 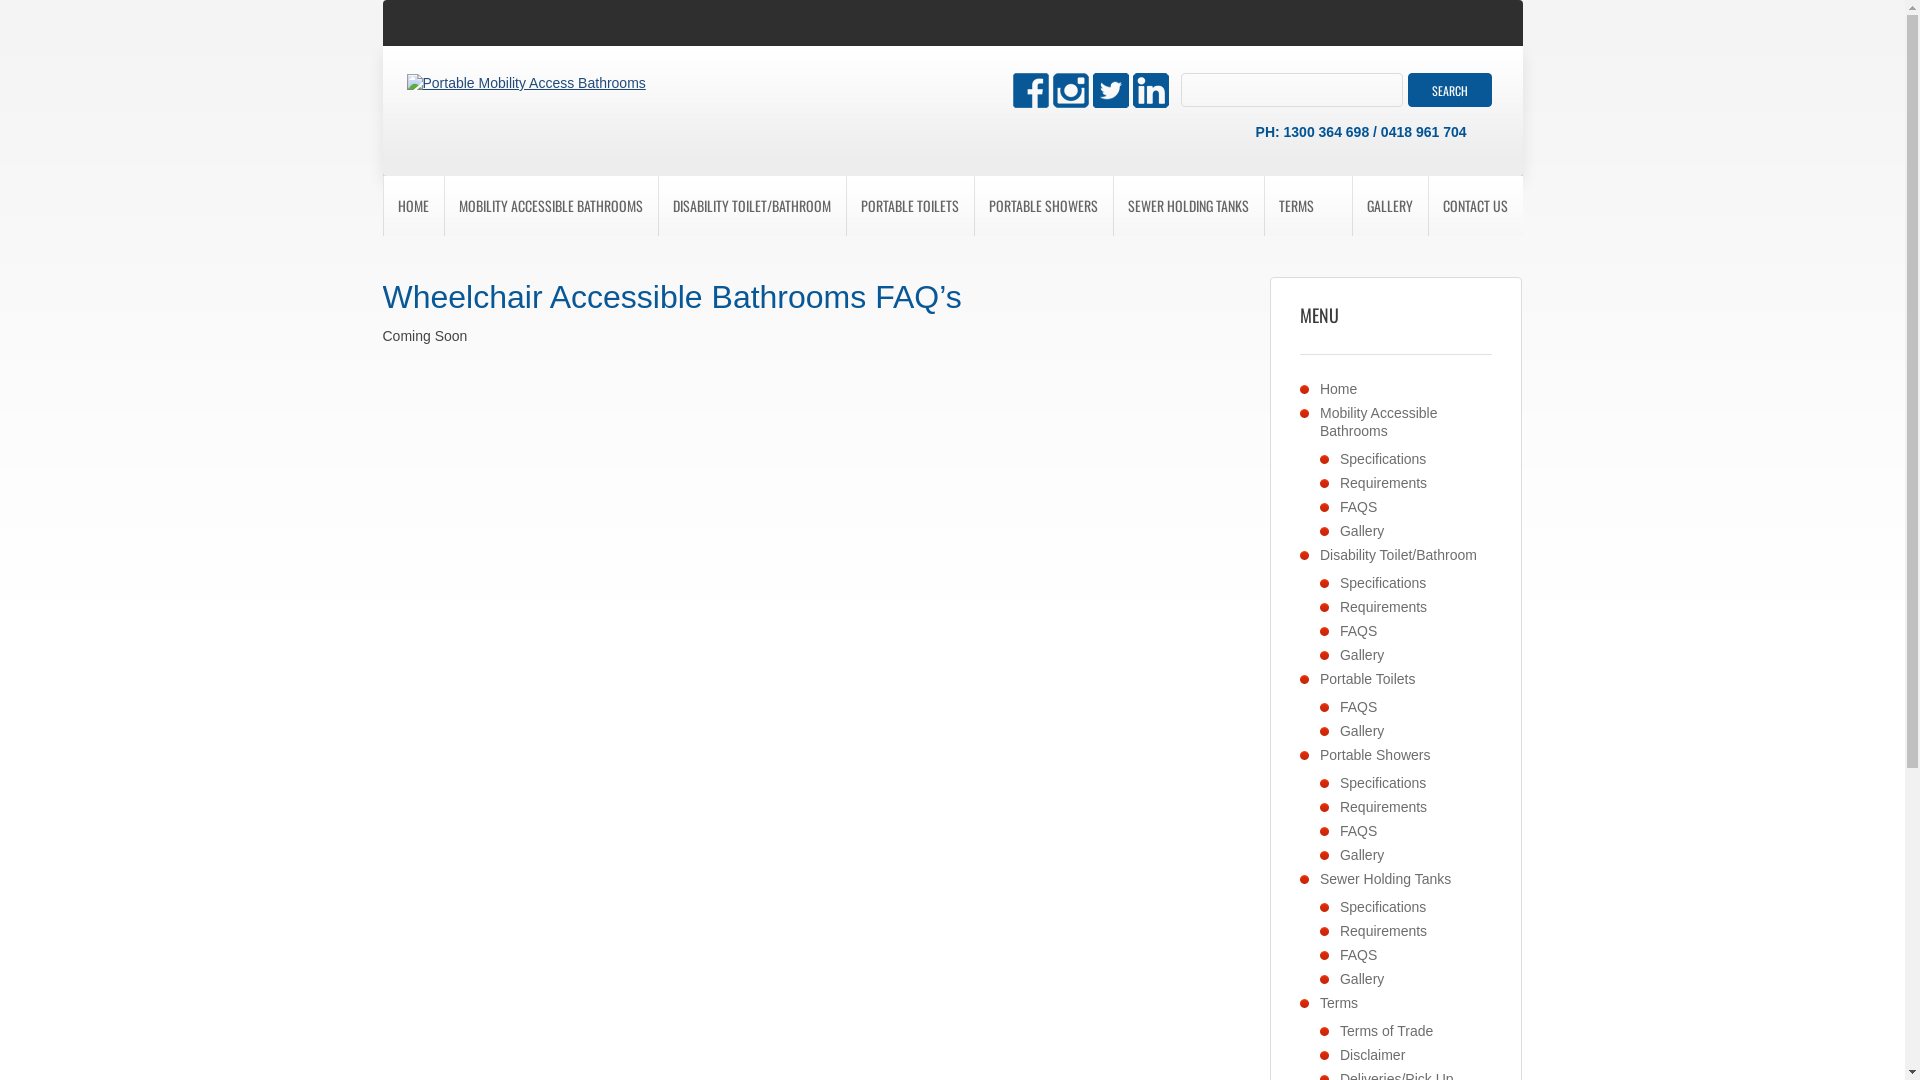 I want to click on 'CONTACT US', so click(x=1475, y=205).